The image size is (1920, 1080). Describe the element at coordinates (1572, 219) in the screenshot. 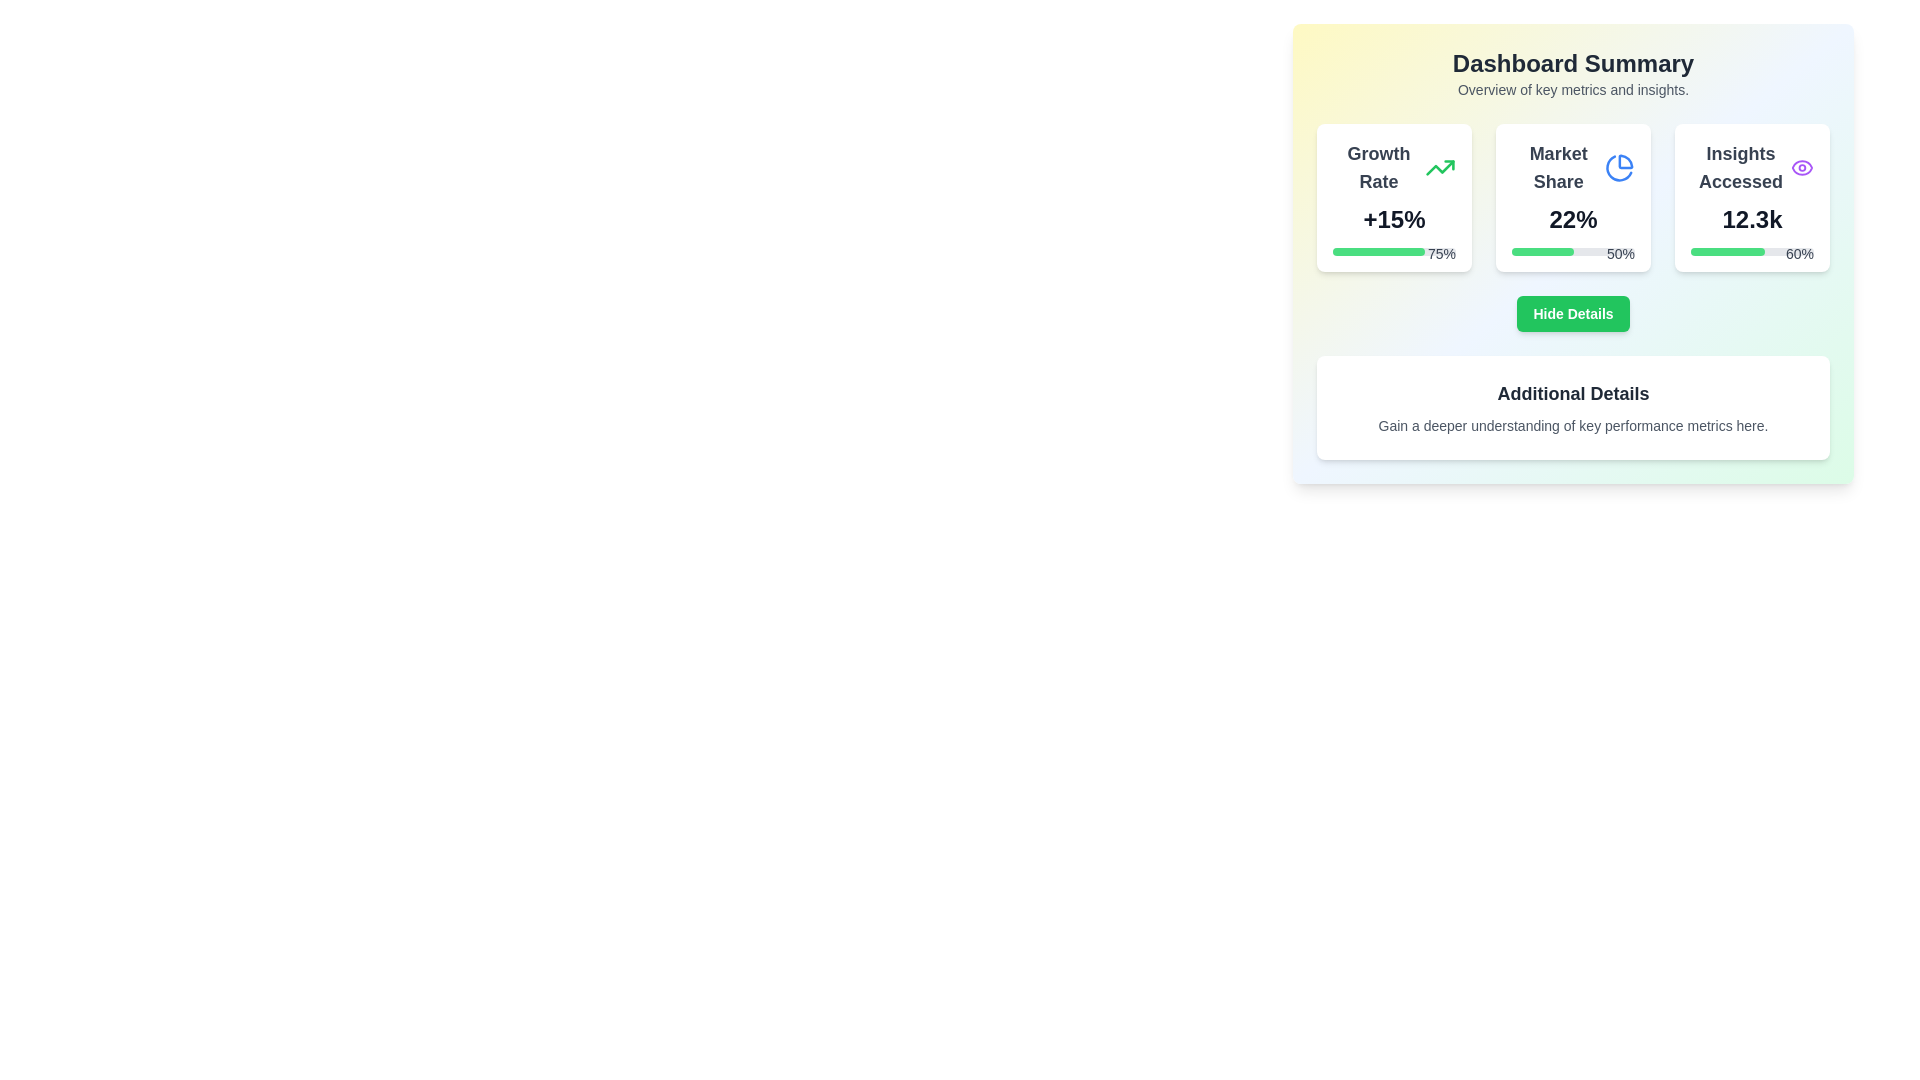

I see `the static text indicating the percentage value of market share on the dashboard, located between the 'Growth Rate' and 'Insights Accessed' sections` at that location.